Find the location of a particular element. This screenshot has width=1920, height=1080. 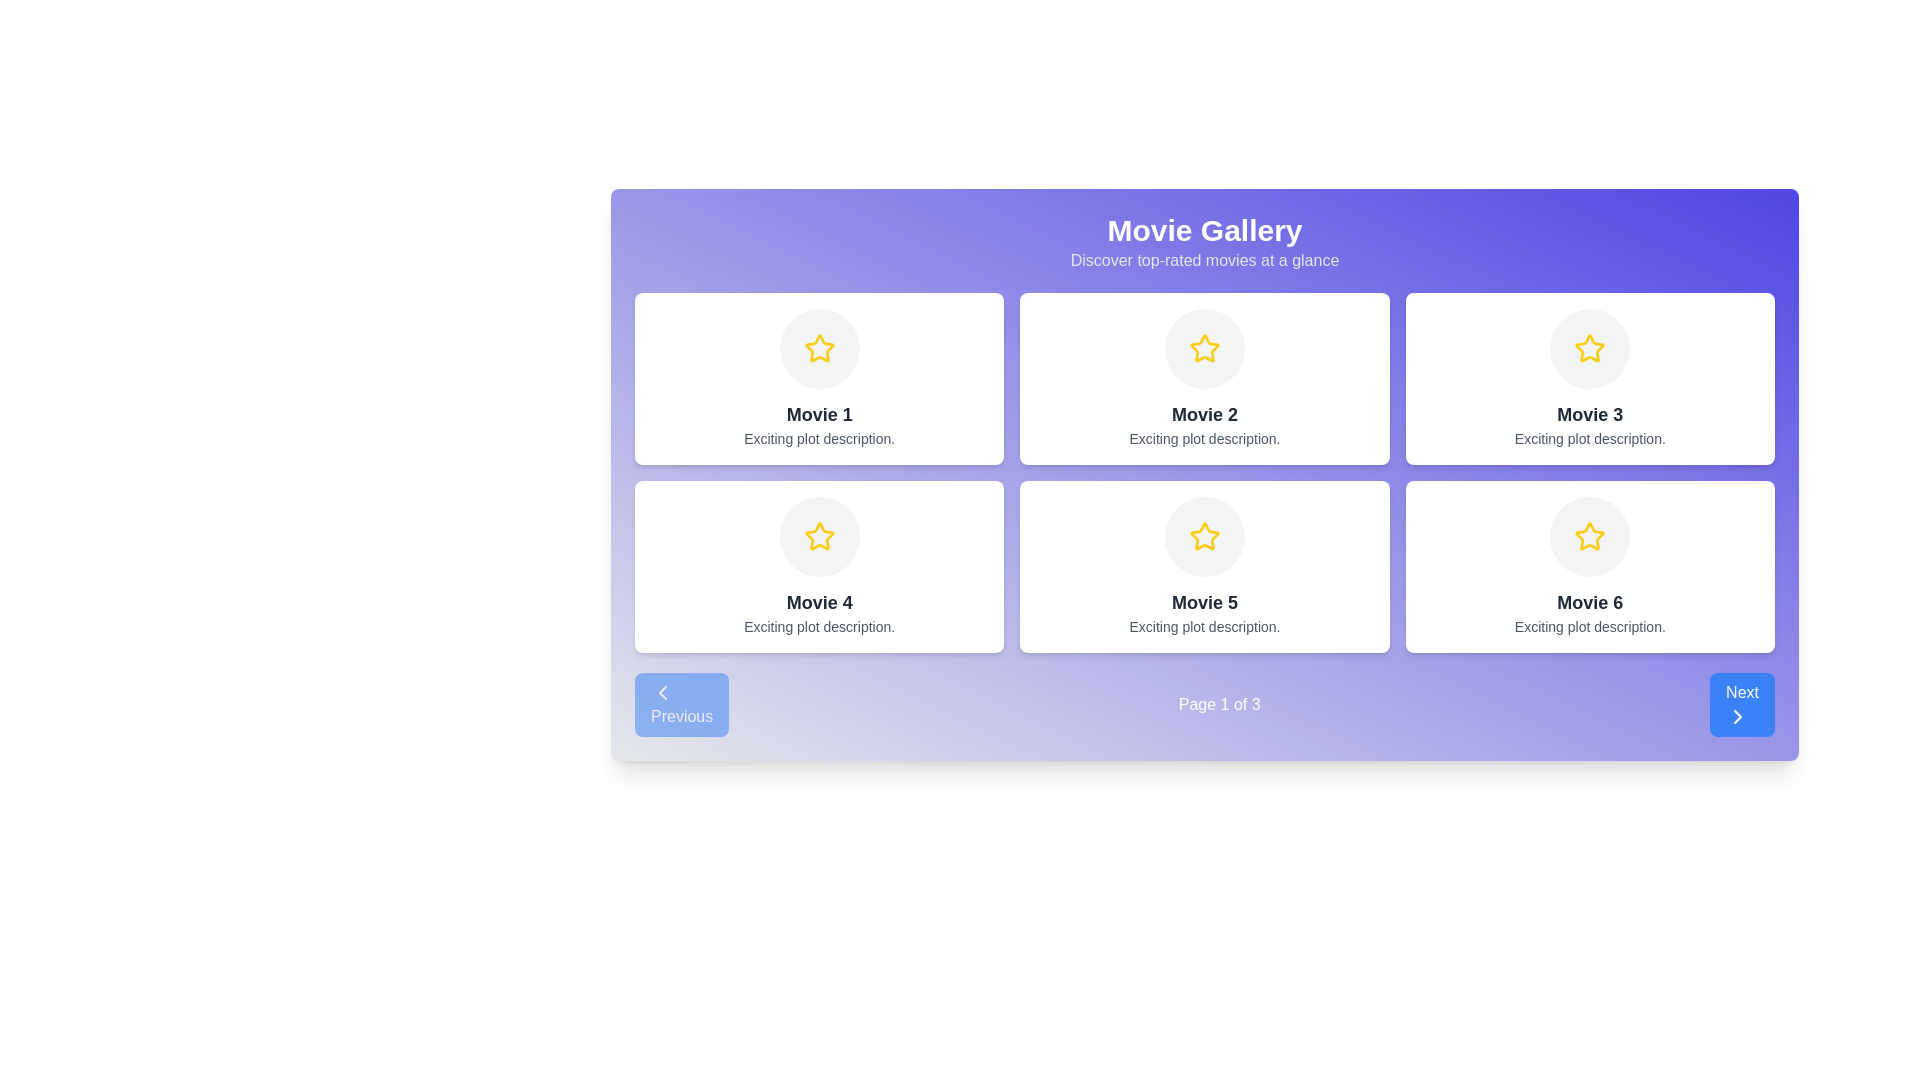

the yellow star icon located in the third card of the top row in the movie grid for more information is located at coordinates (1589, 347).